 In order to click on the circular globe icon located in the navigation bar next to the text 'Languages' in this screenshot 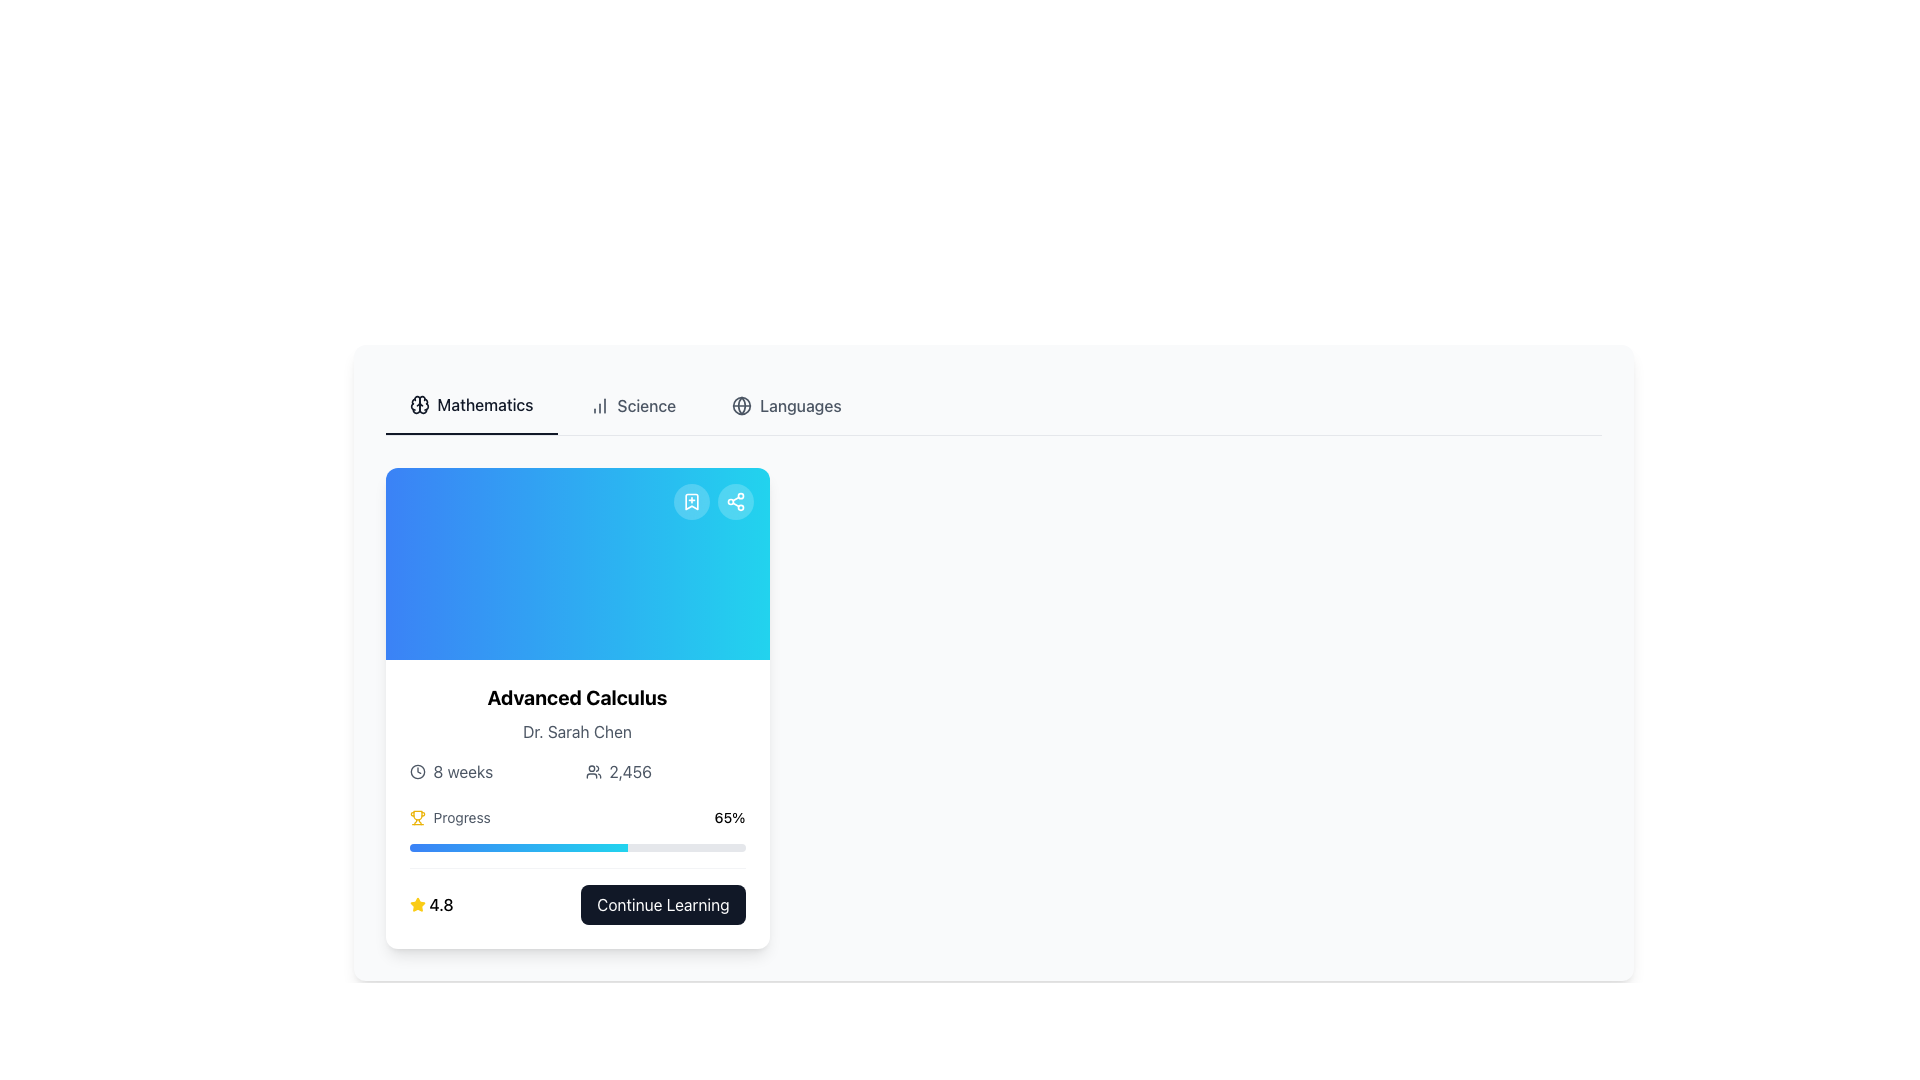, I will do `click(741, 405)`.